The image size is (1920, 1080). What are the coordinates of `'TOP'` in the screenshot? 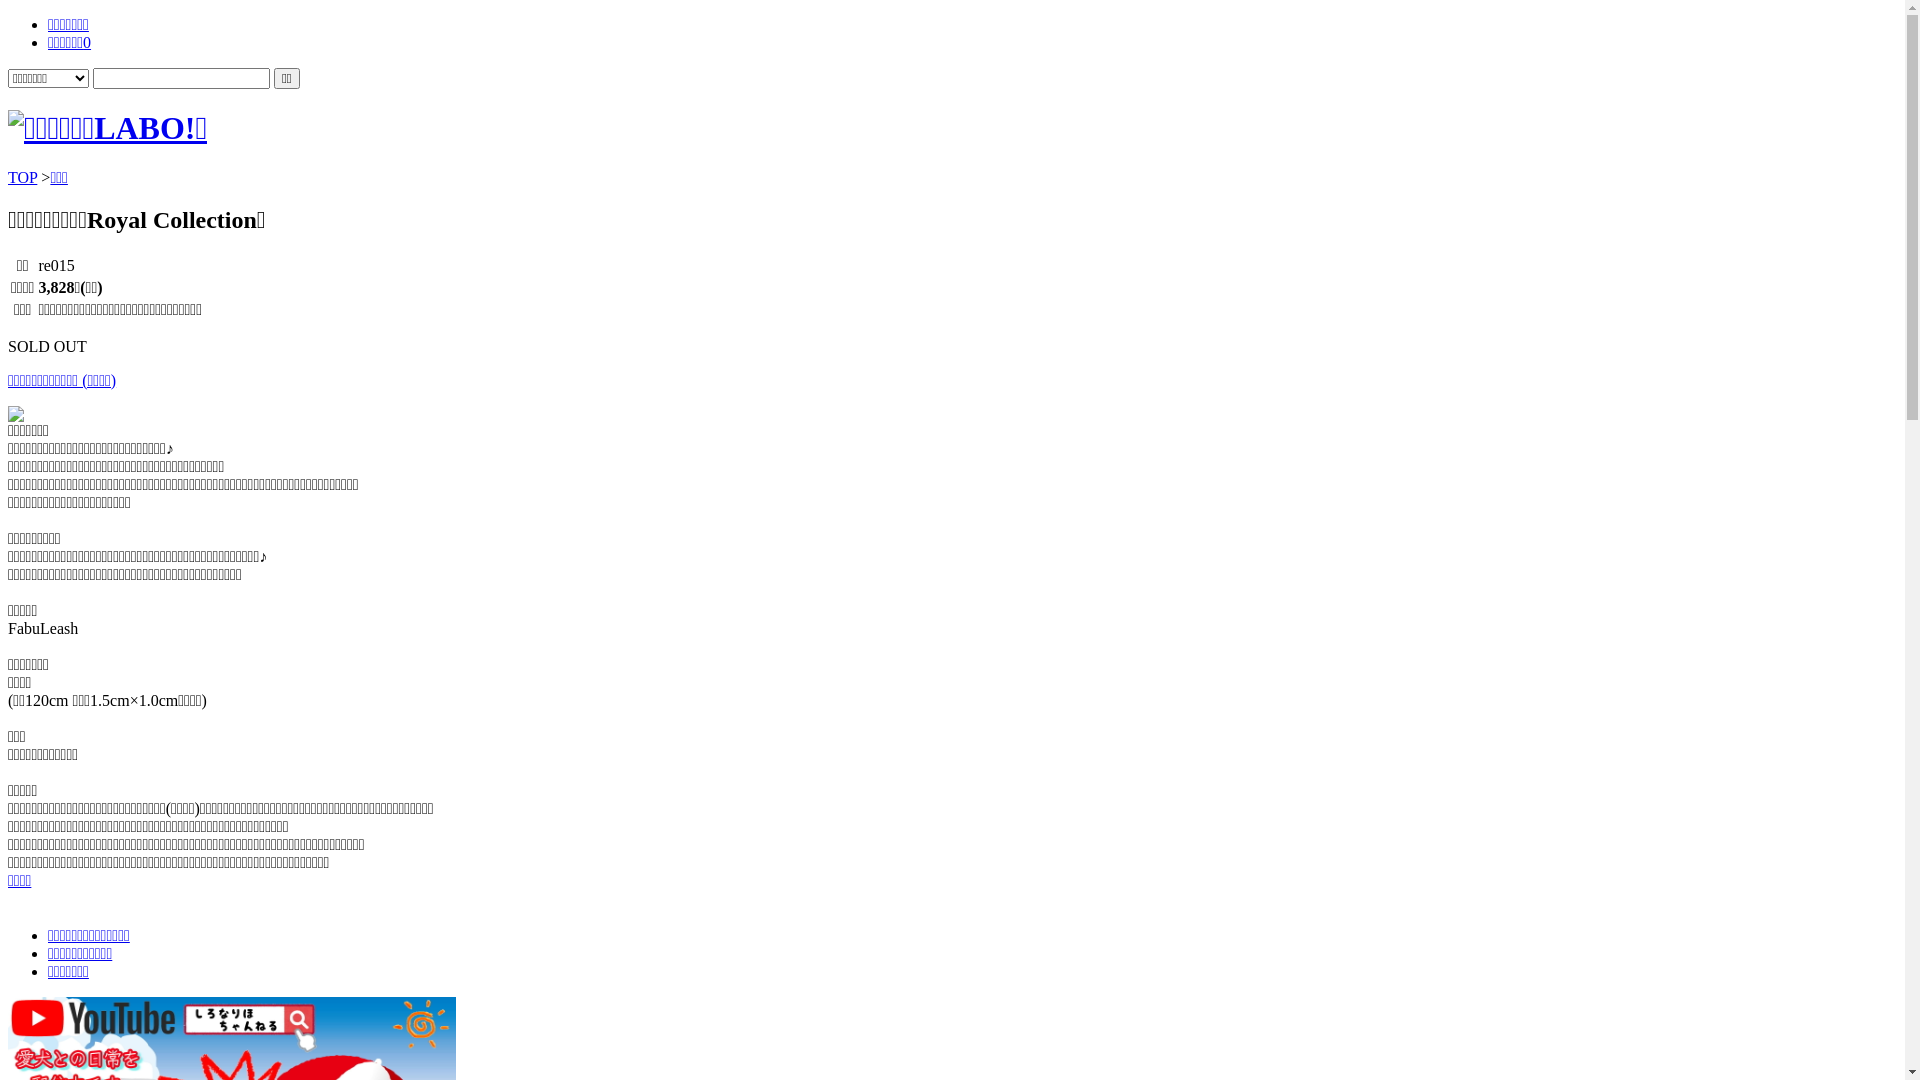 It's located at (22, 176).